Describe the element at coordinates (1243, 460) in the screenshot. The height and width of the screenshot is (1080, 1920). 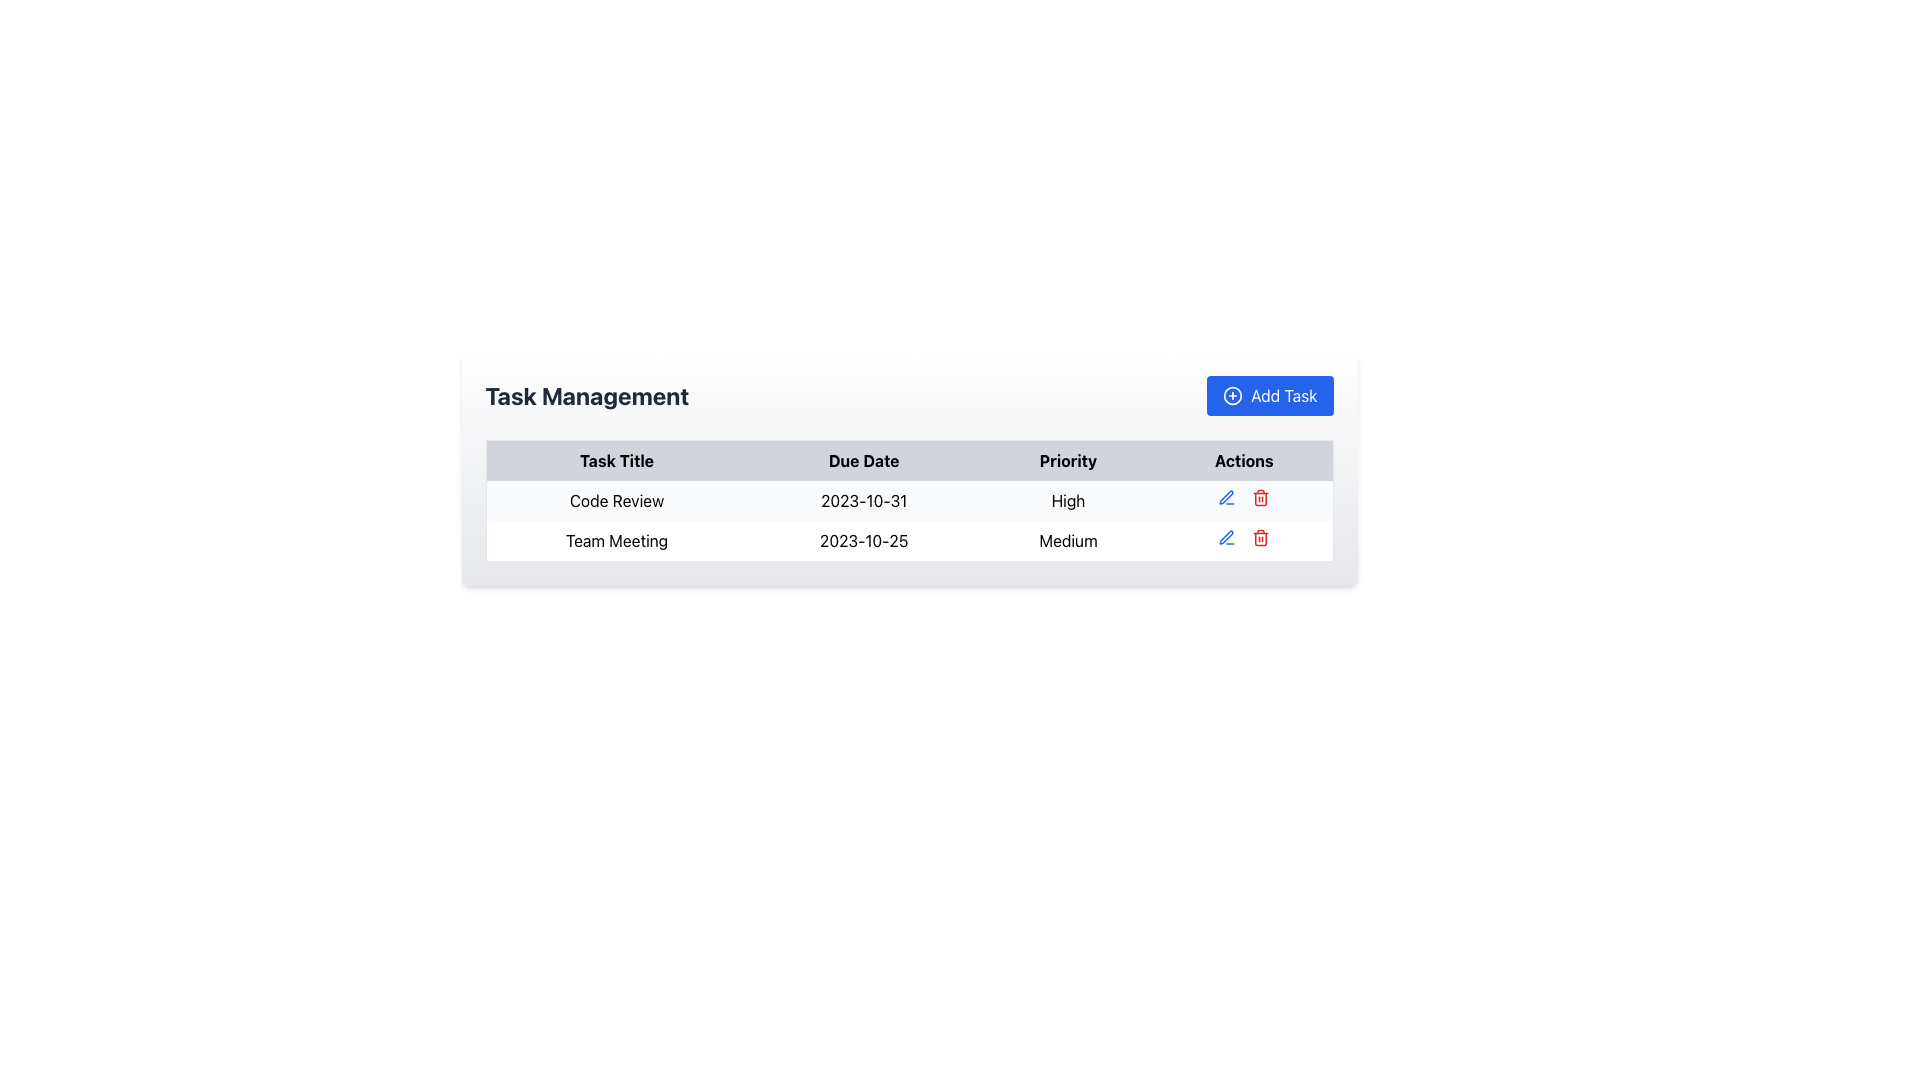
I see `the text label 'Actions' which is the fourth column header in the table, styled with a gray background and bold black text, positioned on the top row` at that location.